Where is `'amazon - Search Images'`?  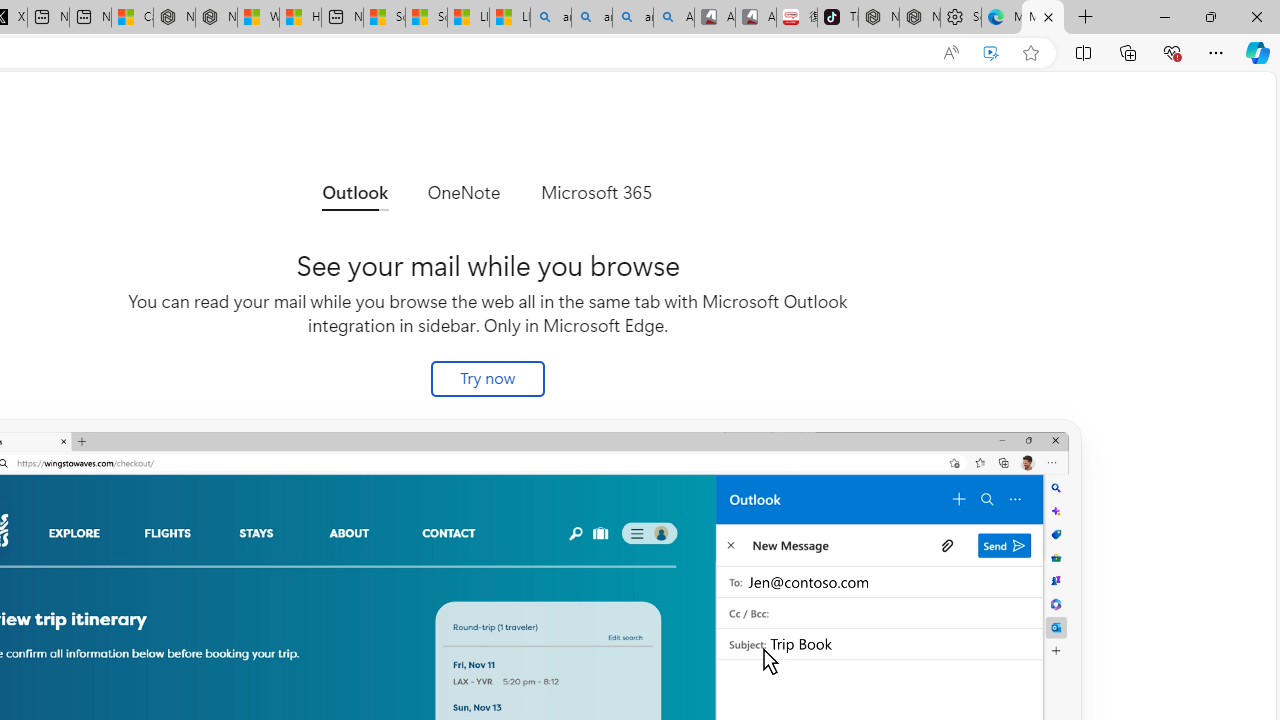
'amazon - Search Images' is located at coordinates (631, 17).